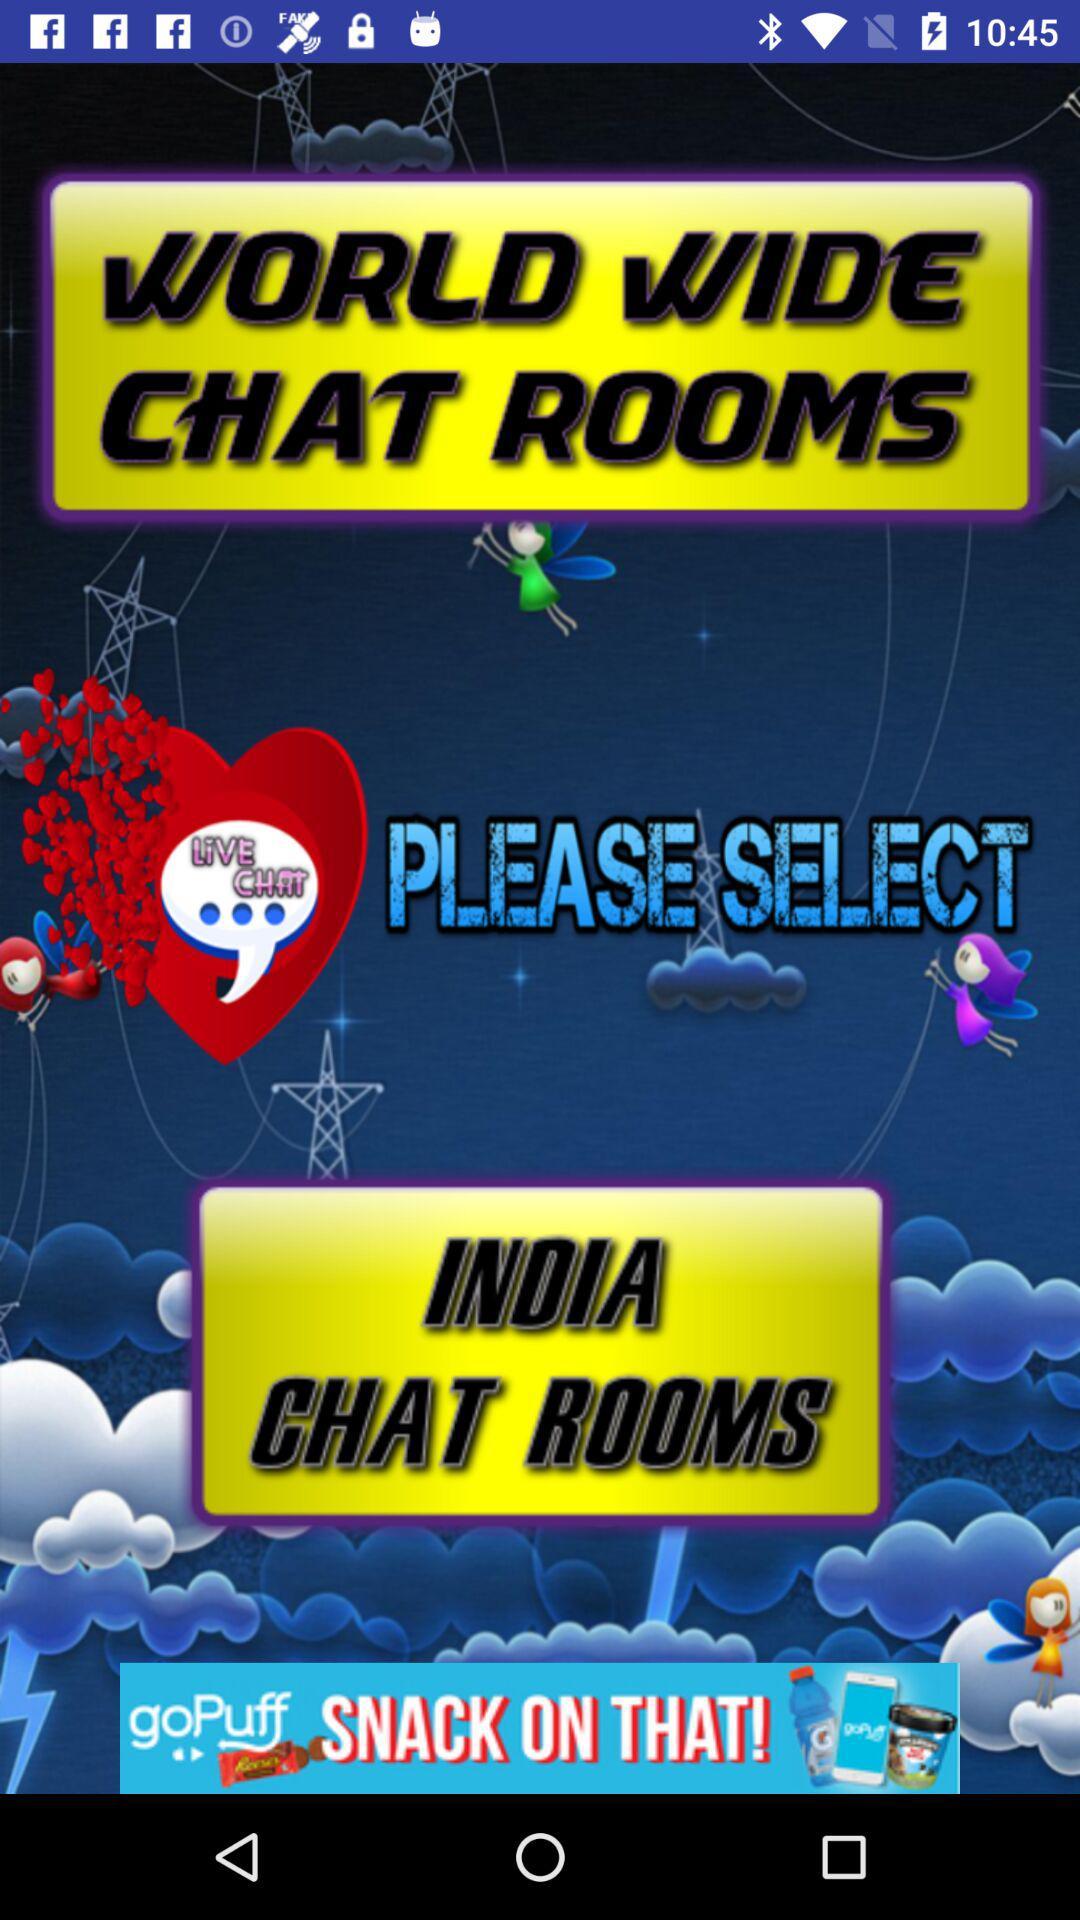 Image resolution: width=1080 pixels, height=1920 pixels. What do you see at coordinates (538, 1352) in the screenshot?
I see `india chat rooms` at bounding box center [538, 1352].